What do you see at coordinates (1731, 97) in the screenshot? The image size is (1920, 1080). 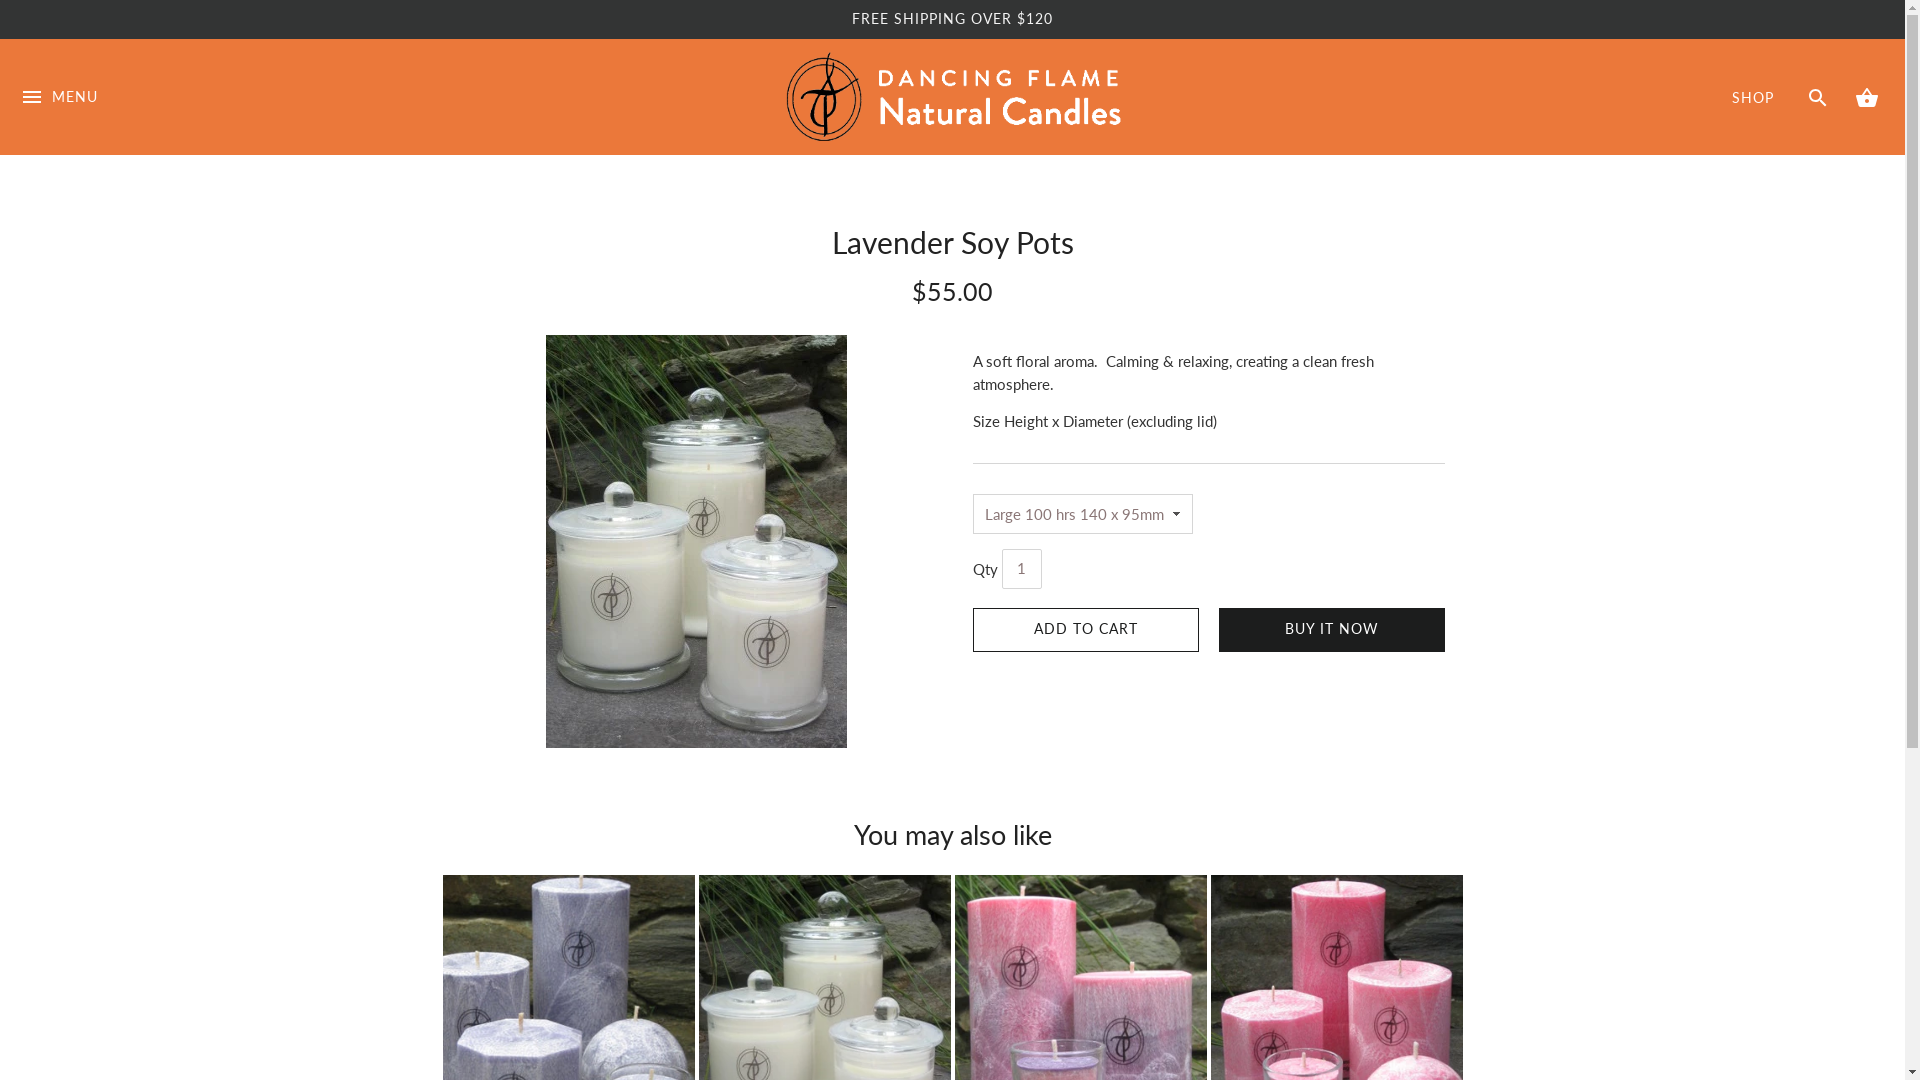 I see `'SHOP'` at bounding box center [1731, 97].